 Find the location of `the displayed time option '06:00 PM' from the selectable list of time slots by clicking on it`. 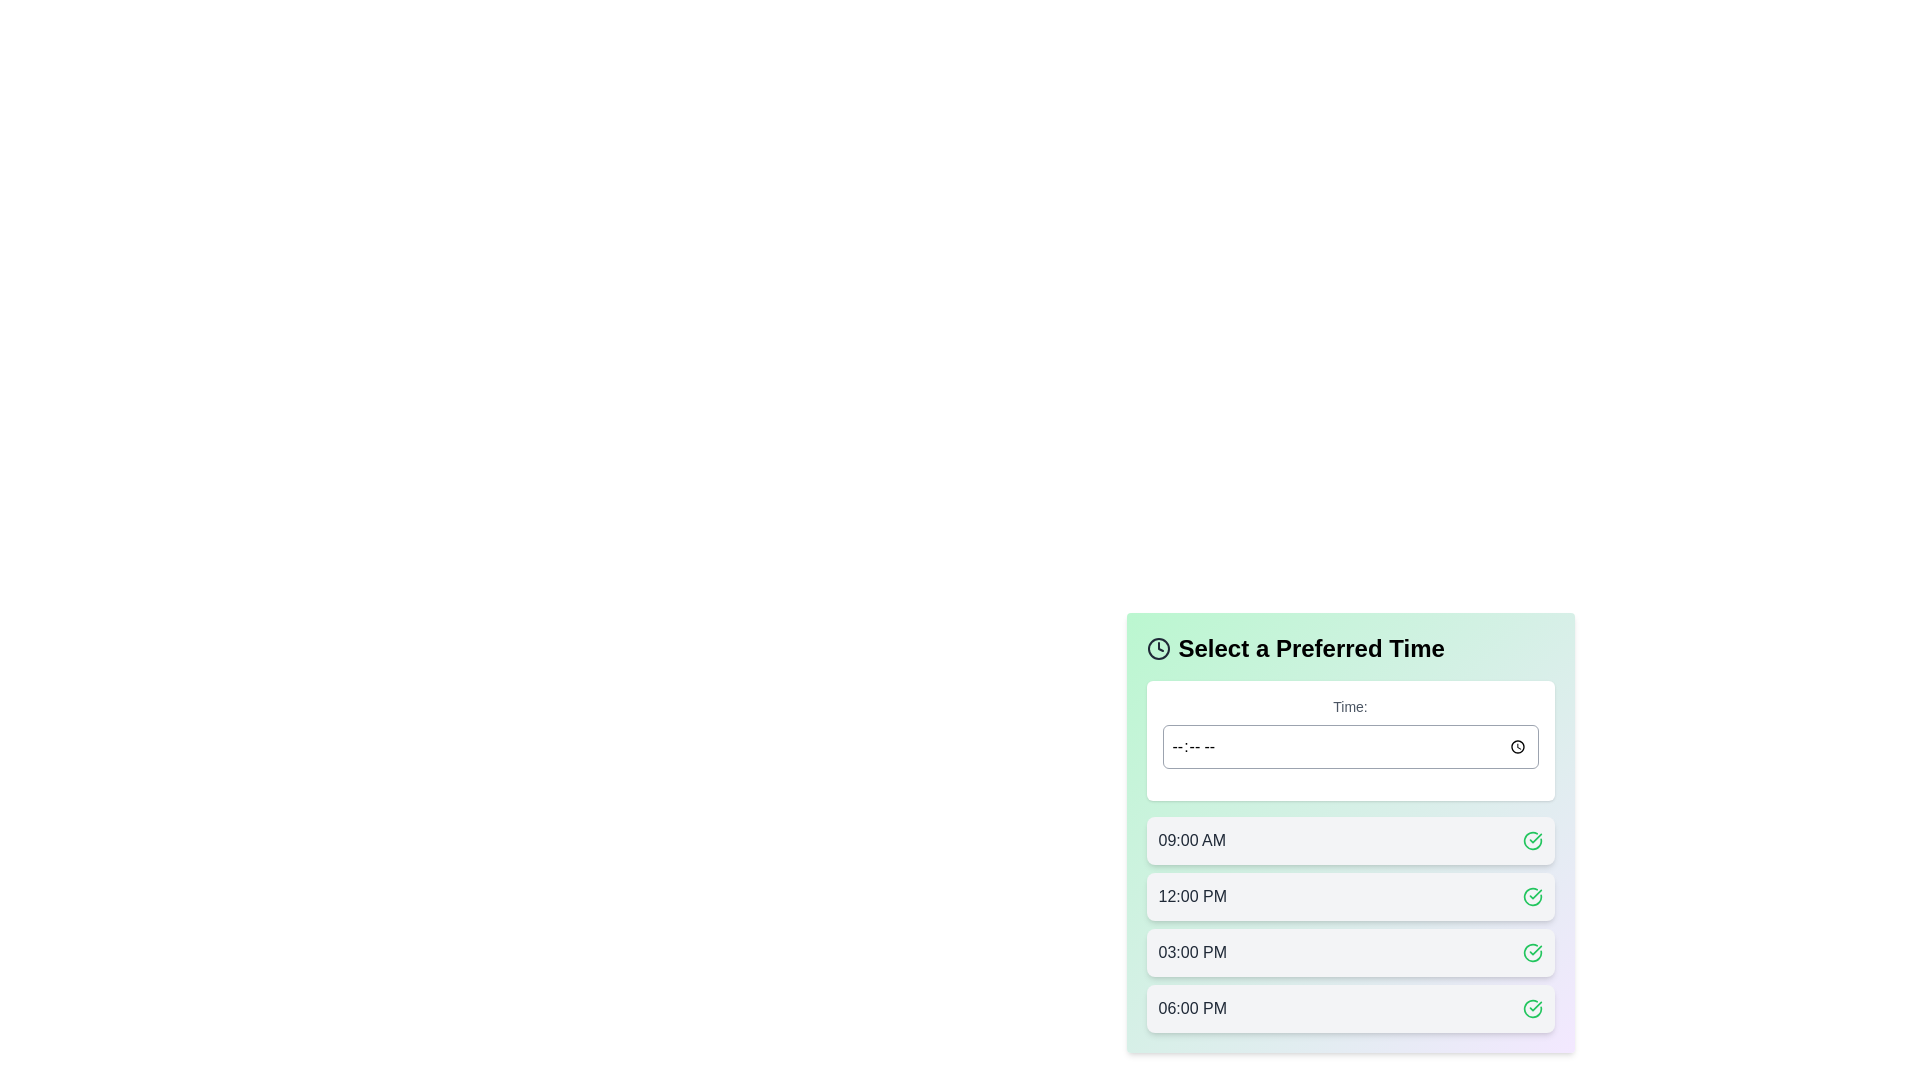

the displayed time option '06:00 PM' from the selectable list of time slots by clicking on it is located at coordinates (1192, 1009).